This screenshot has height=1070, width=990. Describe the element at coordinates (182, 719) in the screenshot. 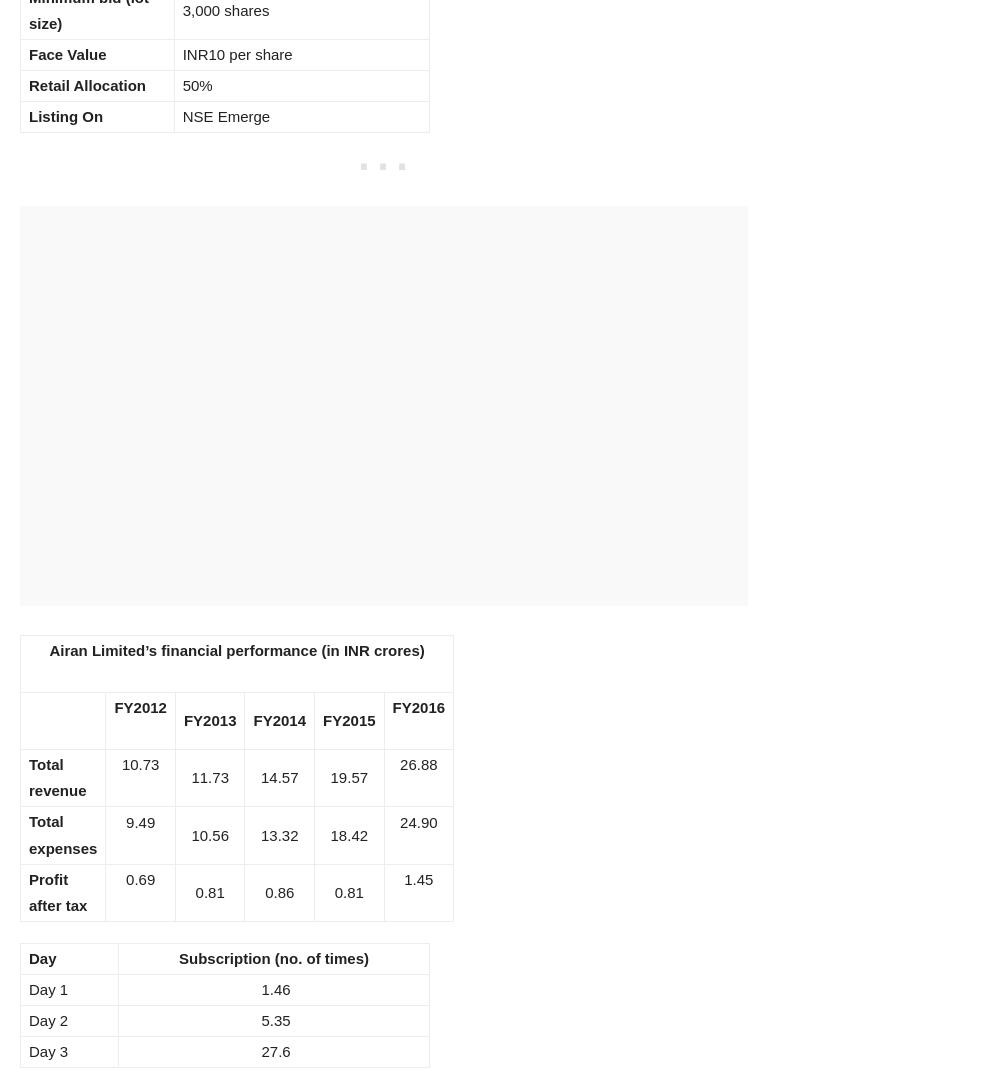

I see `'FY2013'` at that location.